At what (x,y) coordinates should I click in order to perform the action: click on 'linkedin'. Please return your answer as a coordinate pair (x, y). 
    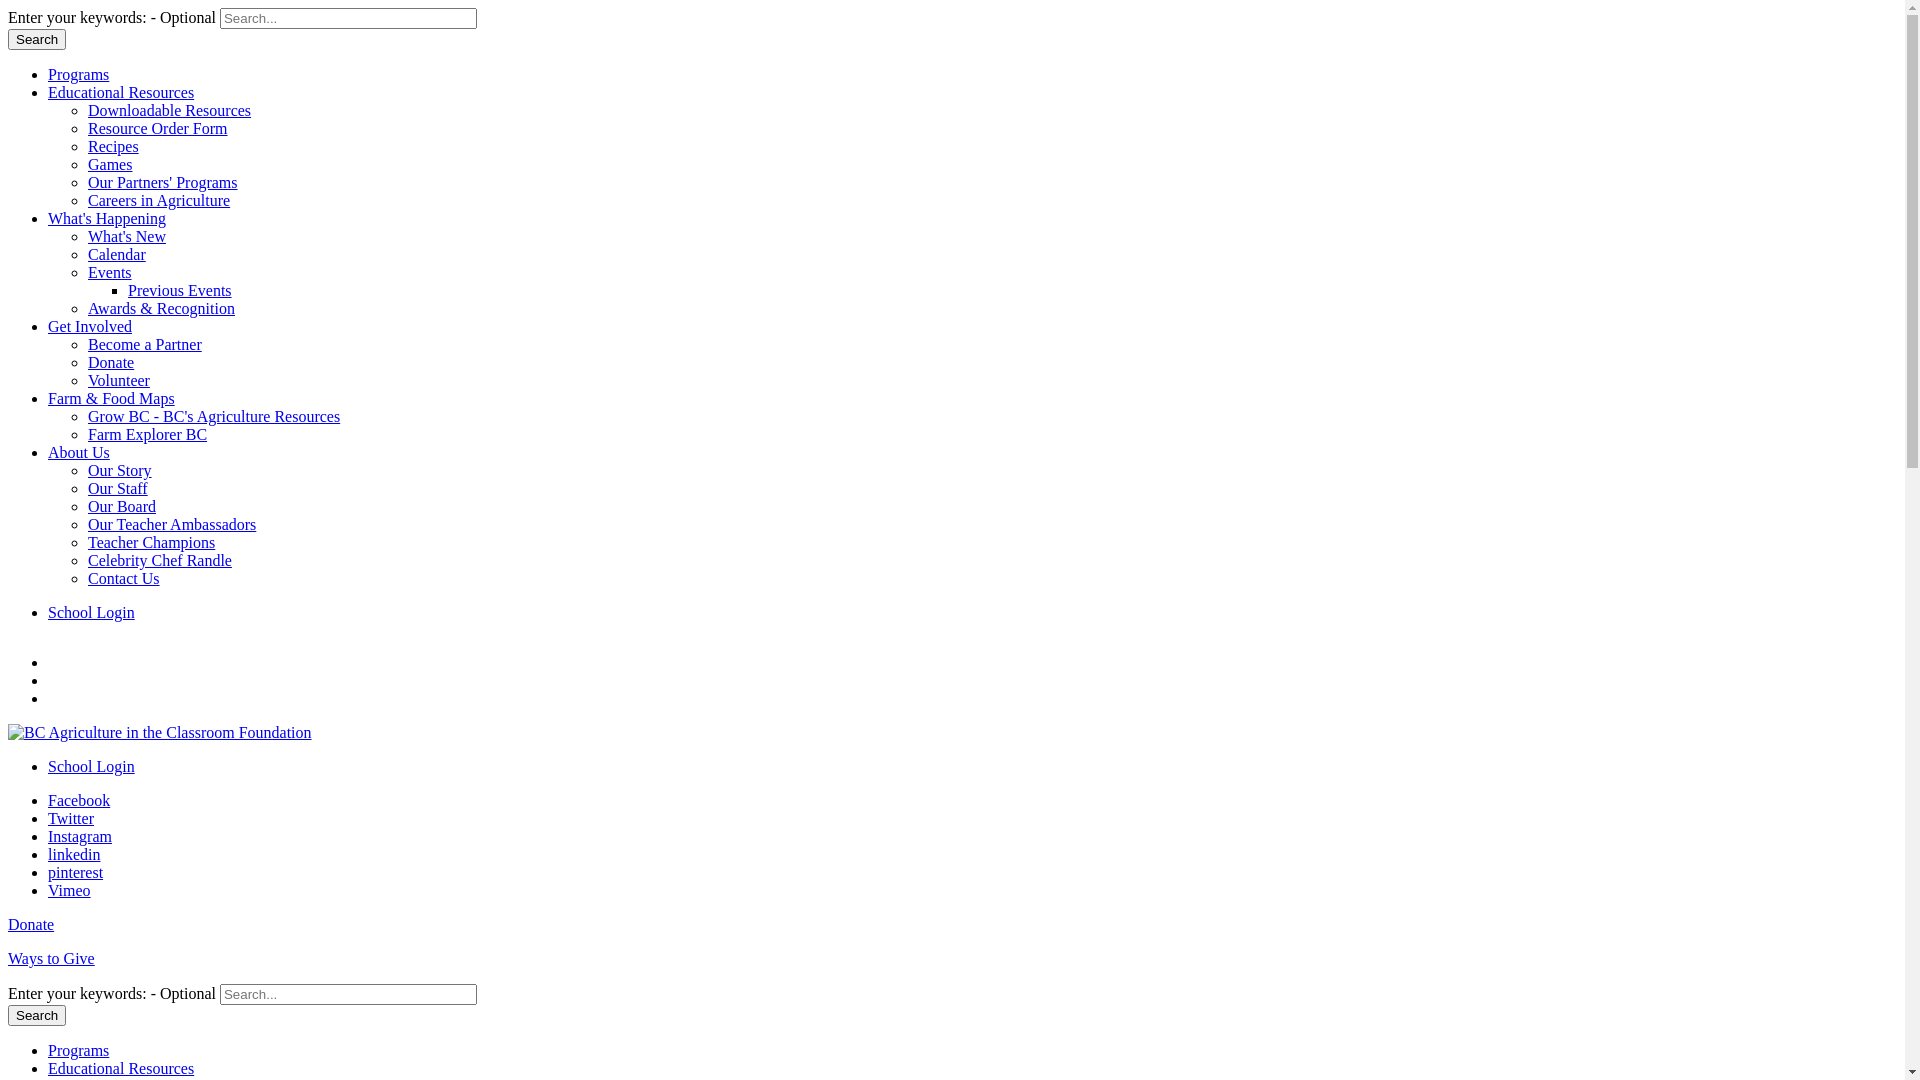
    Looking at the image, I should click on (73, 854).